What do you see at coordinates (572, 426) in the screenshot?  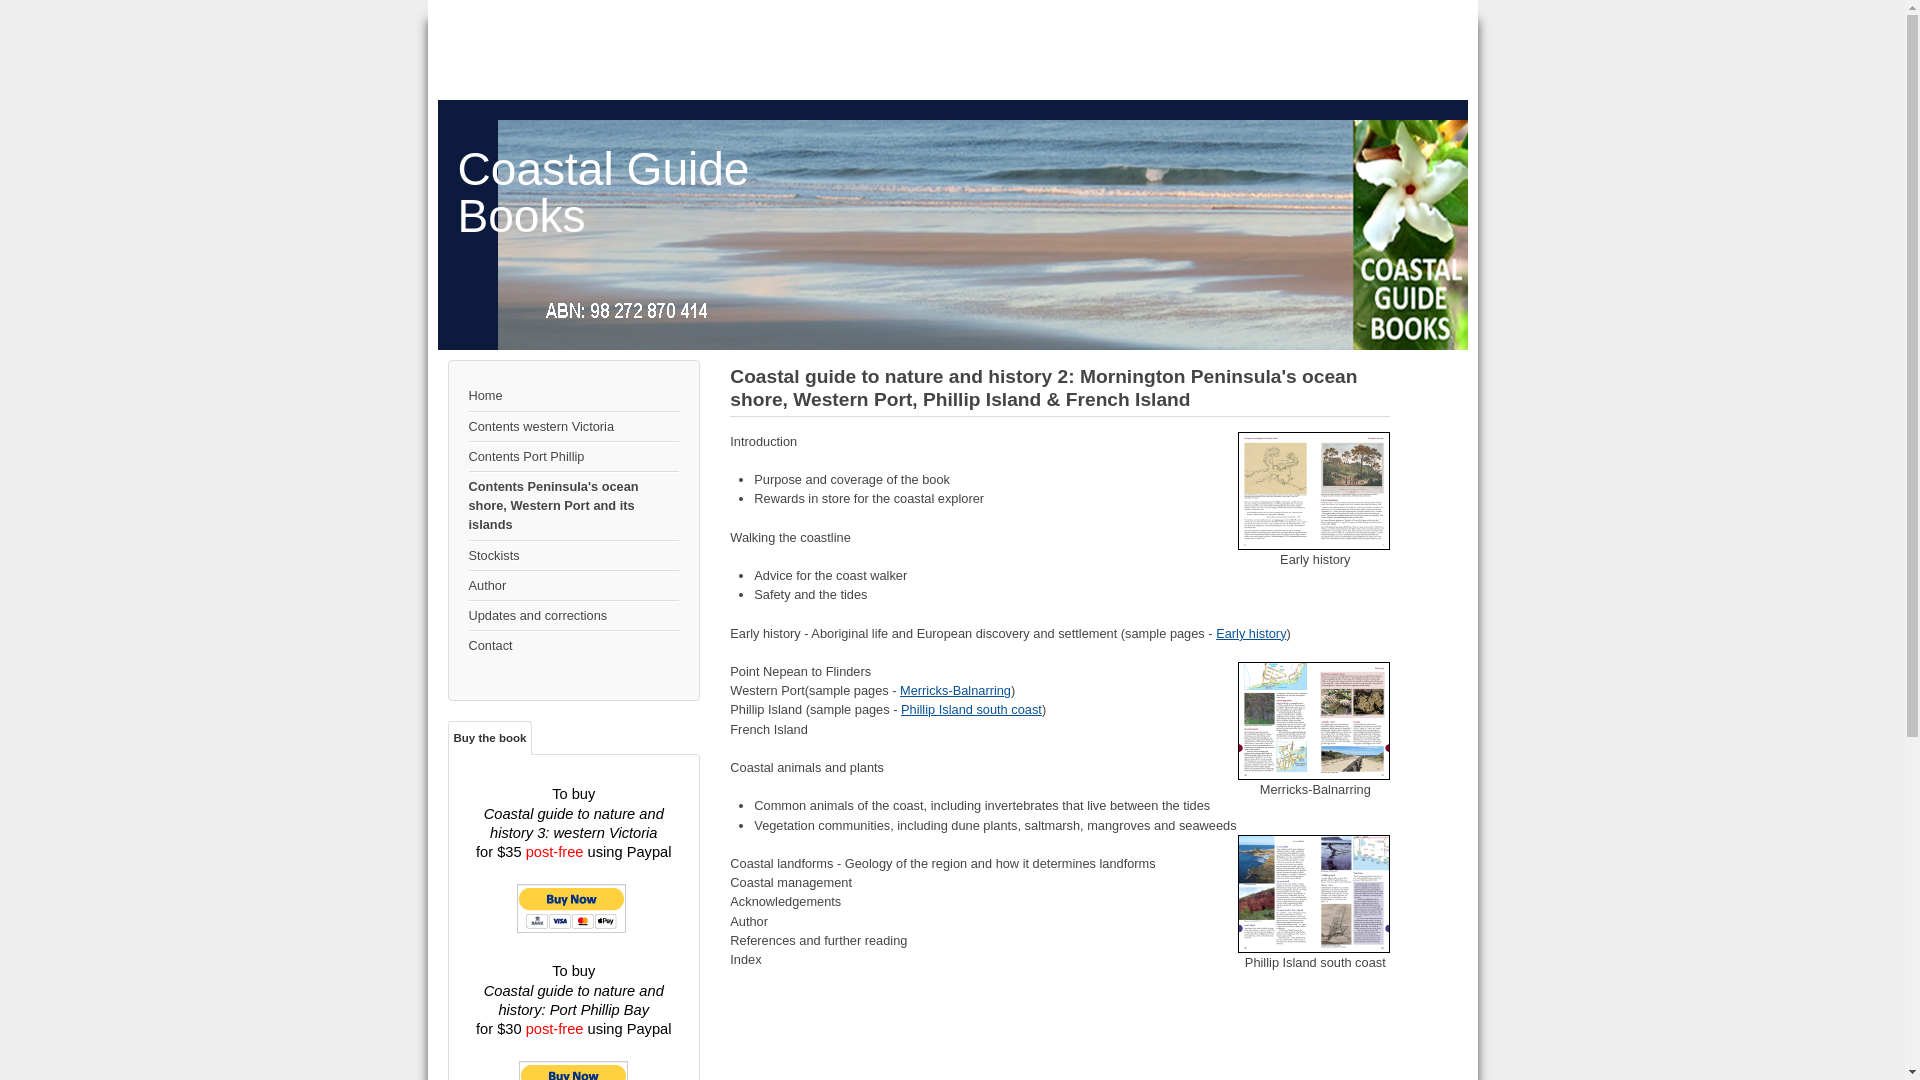 I see `'Contents western Victoria'` at bounding box center [572, 426].